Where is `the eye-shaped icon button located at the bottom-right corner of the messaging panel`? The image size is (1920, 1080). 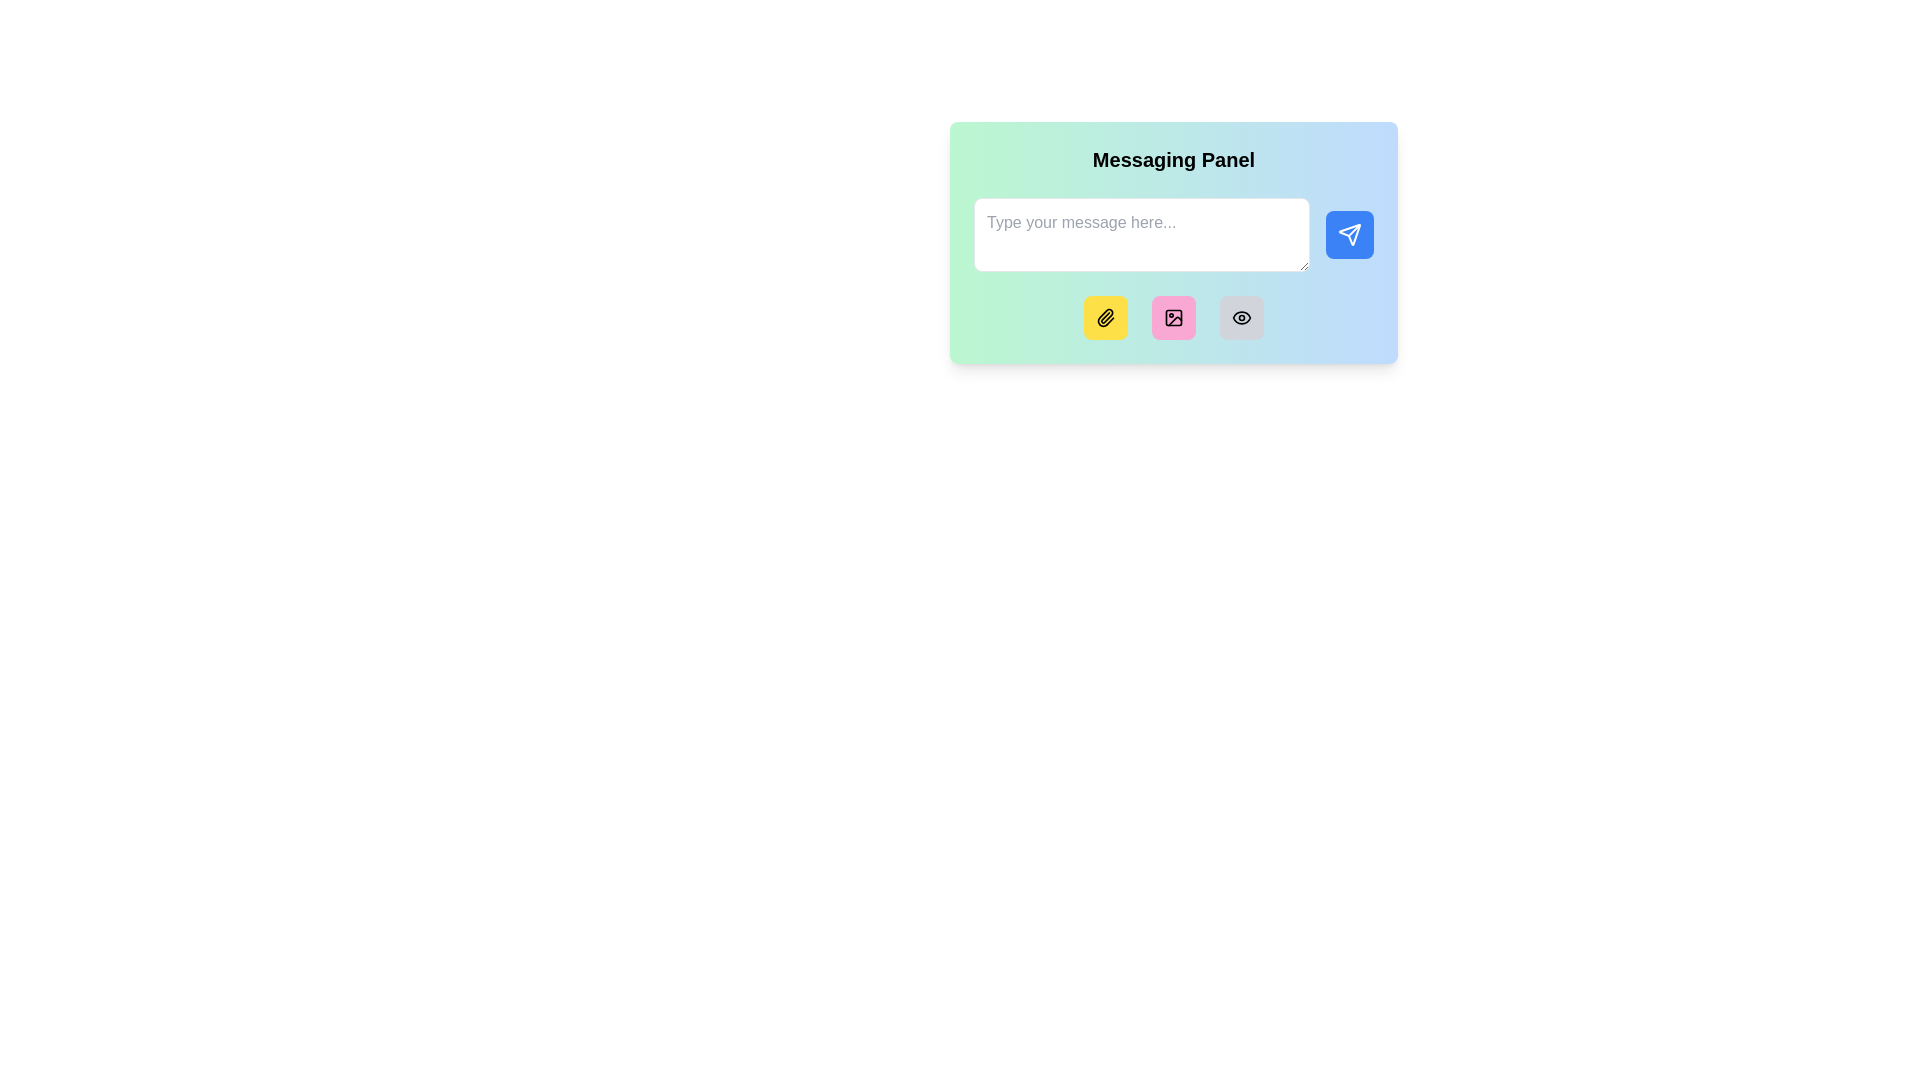
the eye-shaped icon button located at the bottom-right corner of the messaging panel is located at coordinates (1241, 316).